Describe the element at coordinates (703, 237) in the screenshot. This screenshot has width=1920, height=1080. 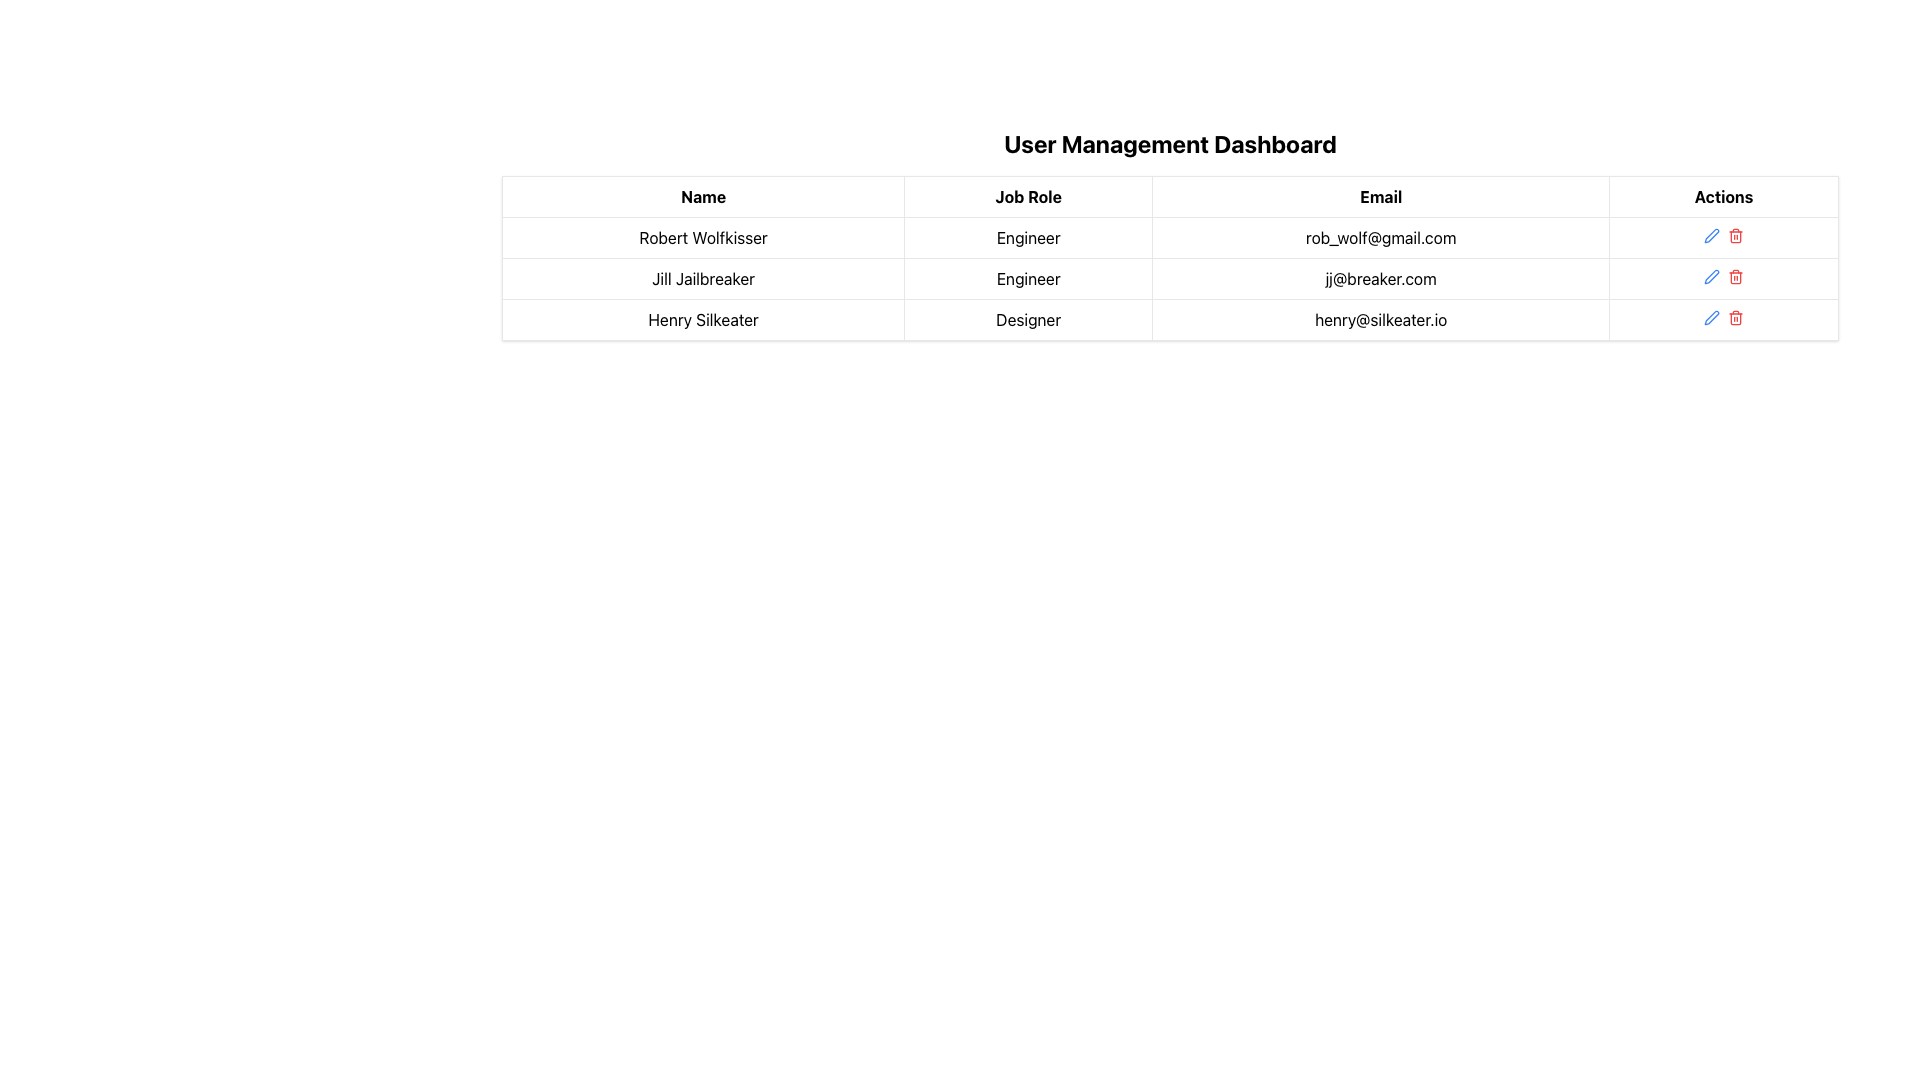
I see `the text label displaying the name 'Robert Wolfkisser', which is part of a table under the 'Name' column` at that location.